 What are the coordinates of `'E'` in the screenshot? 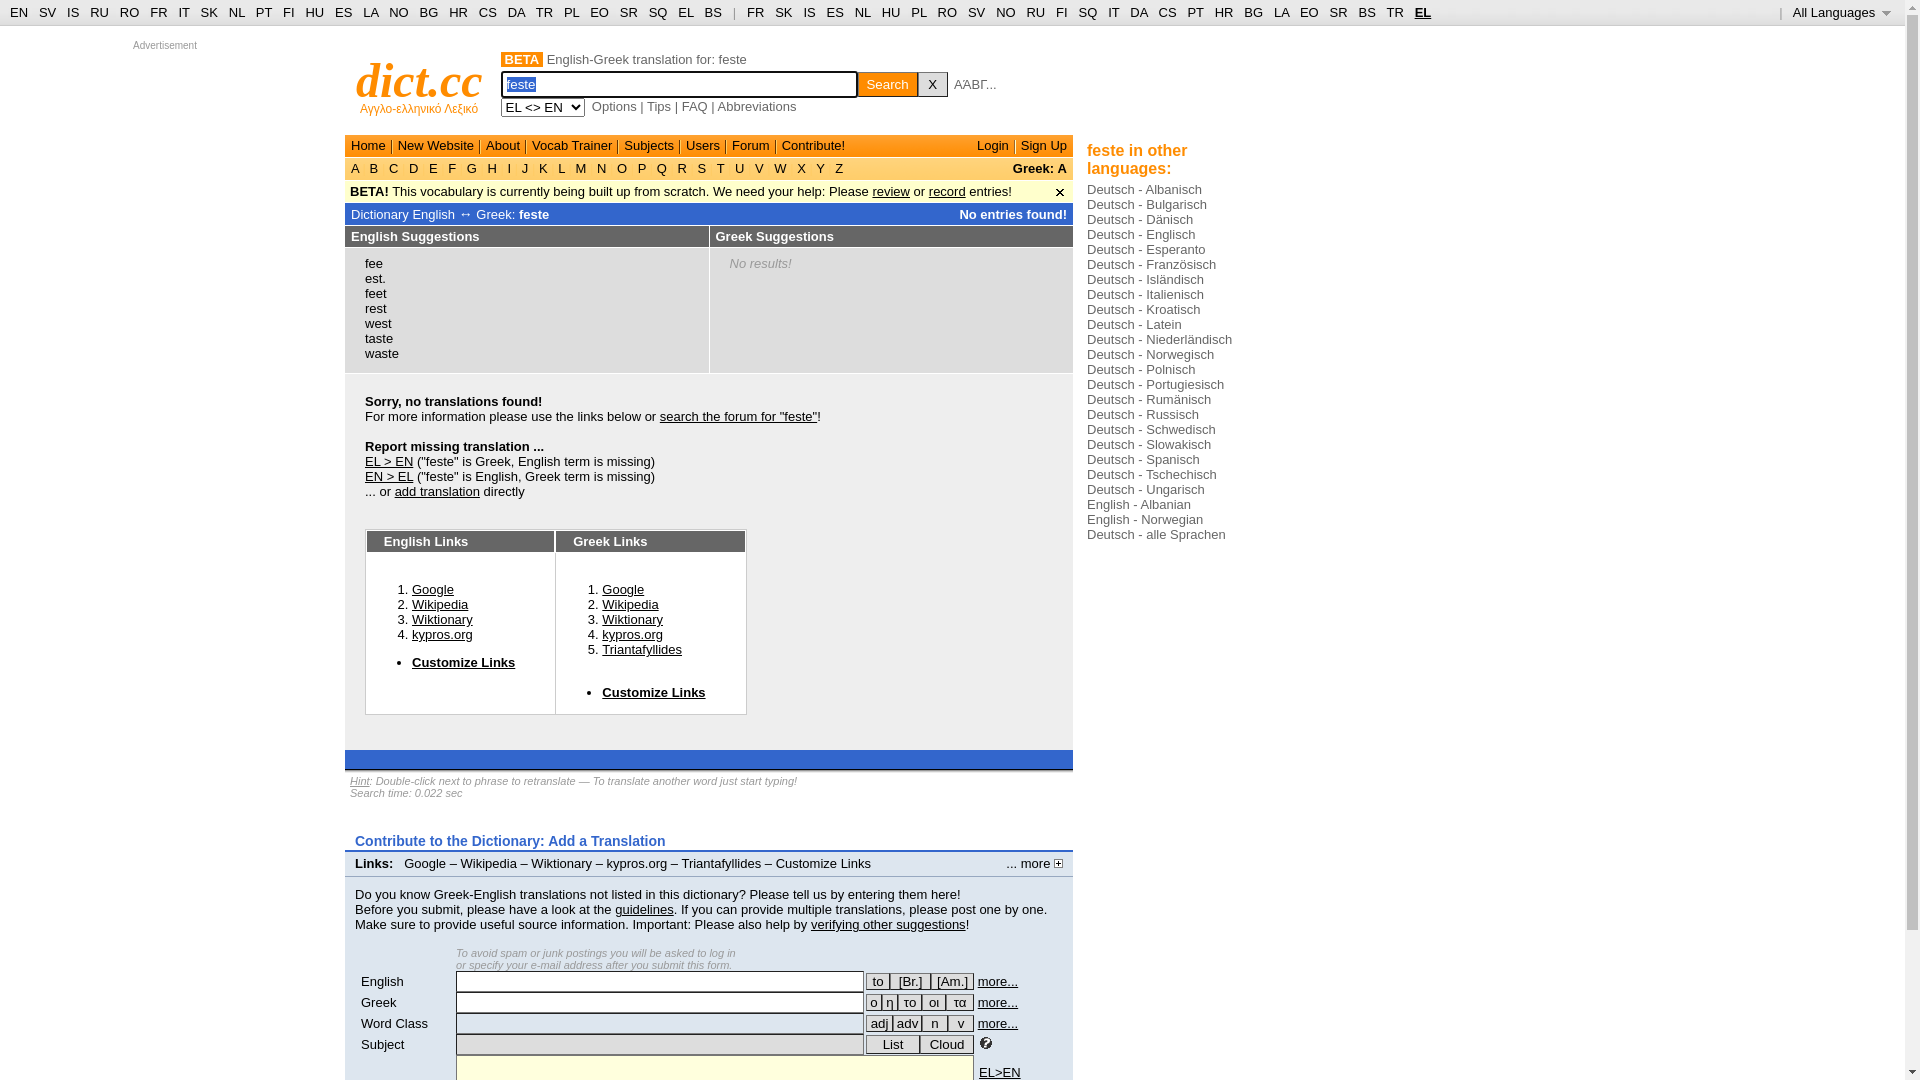 It's located at (431, 167).